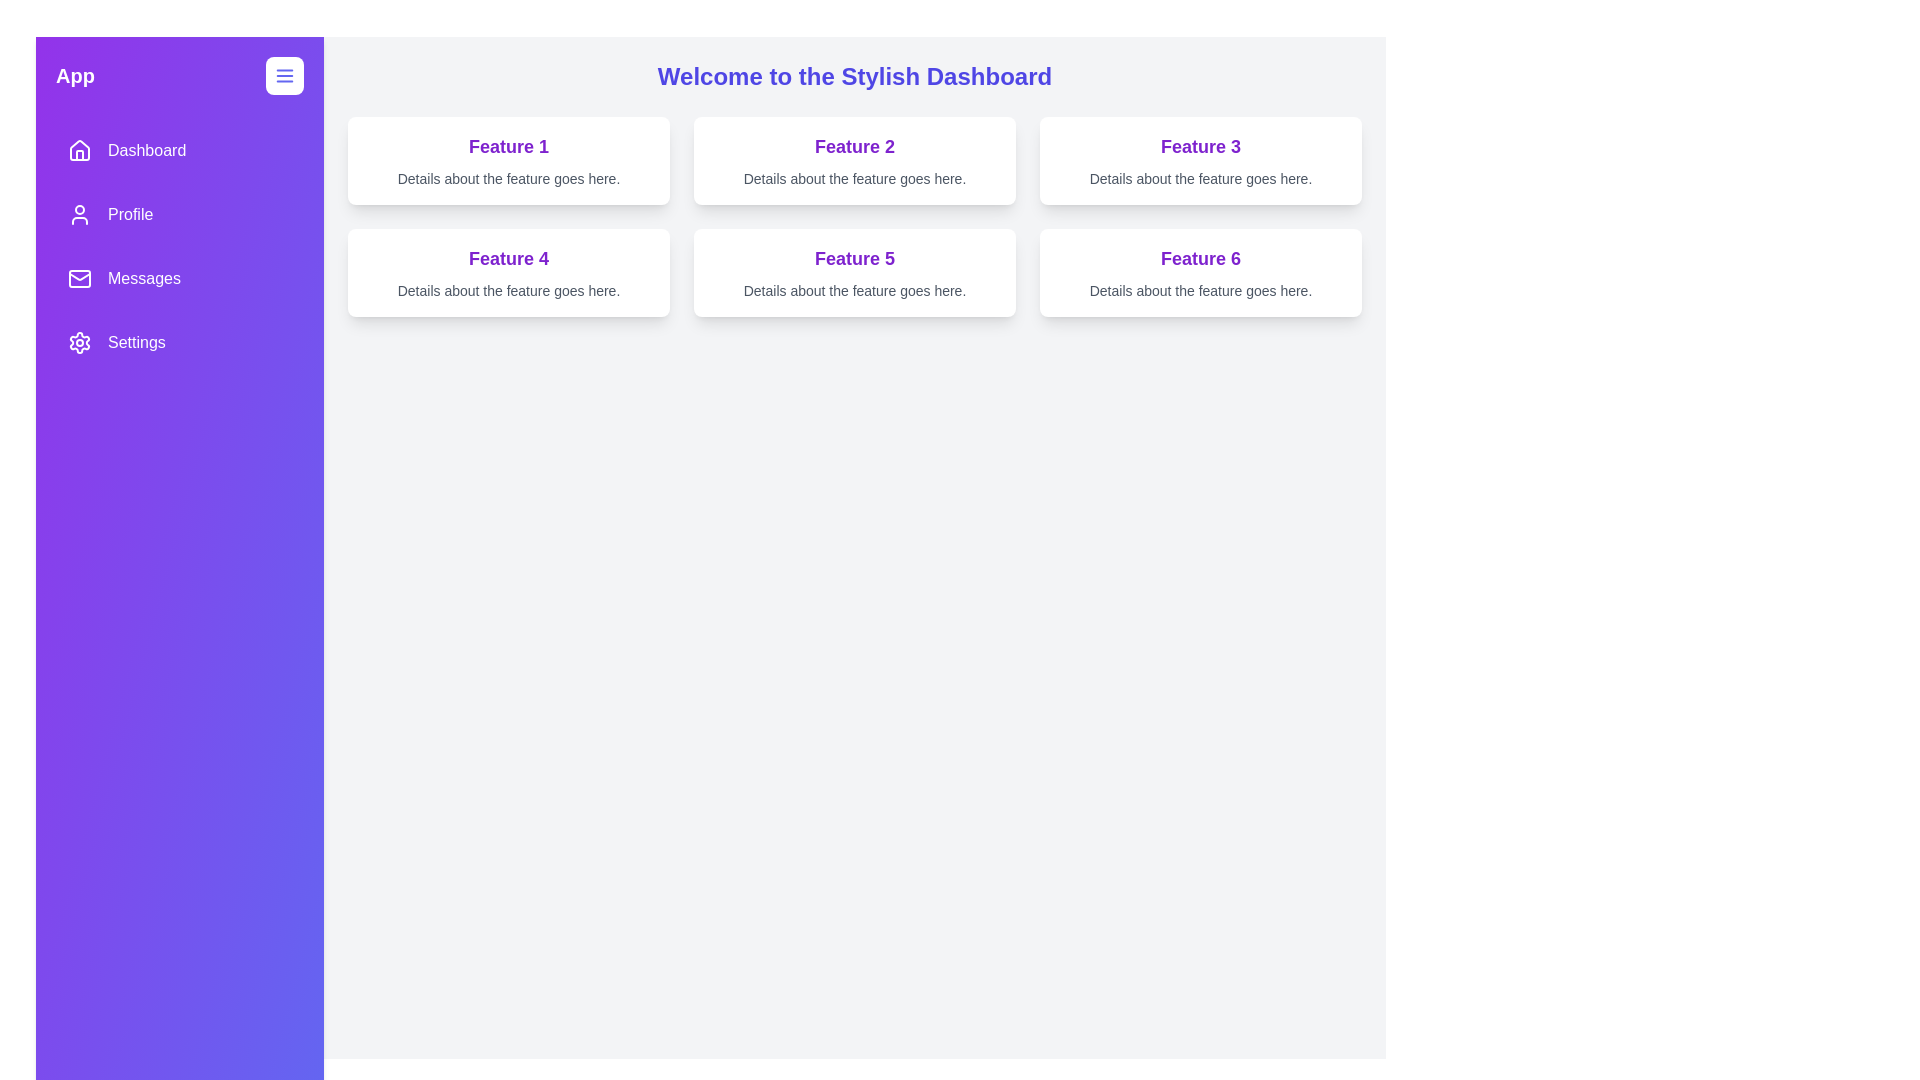 The width and height of the screenshot is (1920, 1080). What do you see at coordinates (854, 145) in the screenshot?
I see `the text label displaying 'Feature 2' in bold purple font, which is the heading of the second card in the grid layout` at bounding box center [854, 145].